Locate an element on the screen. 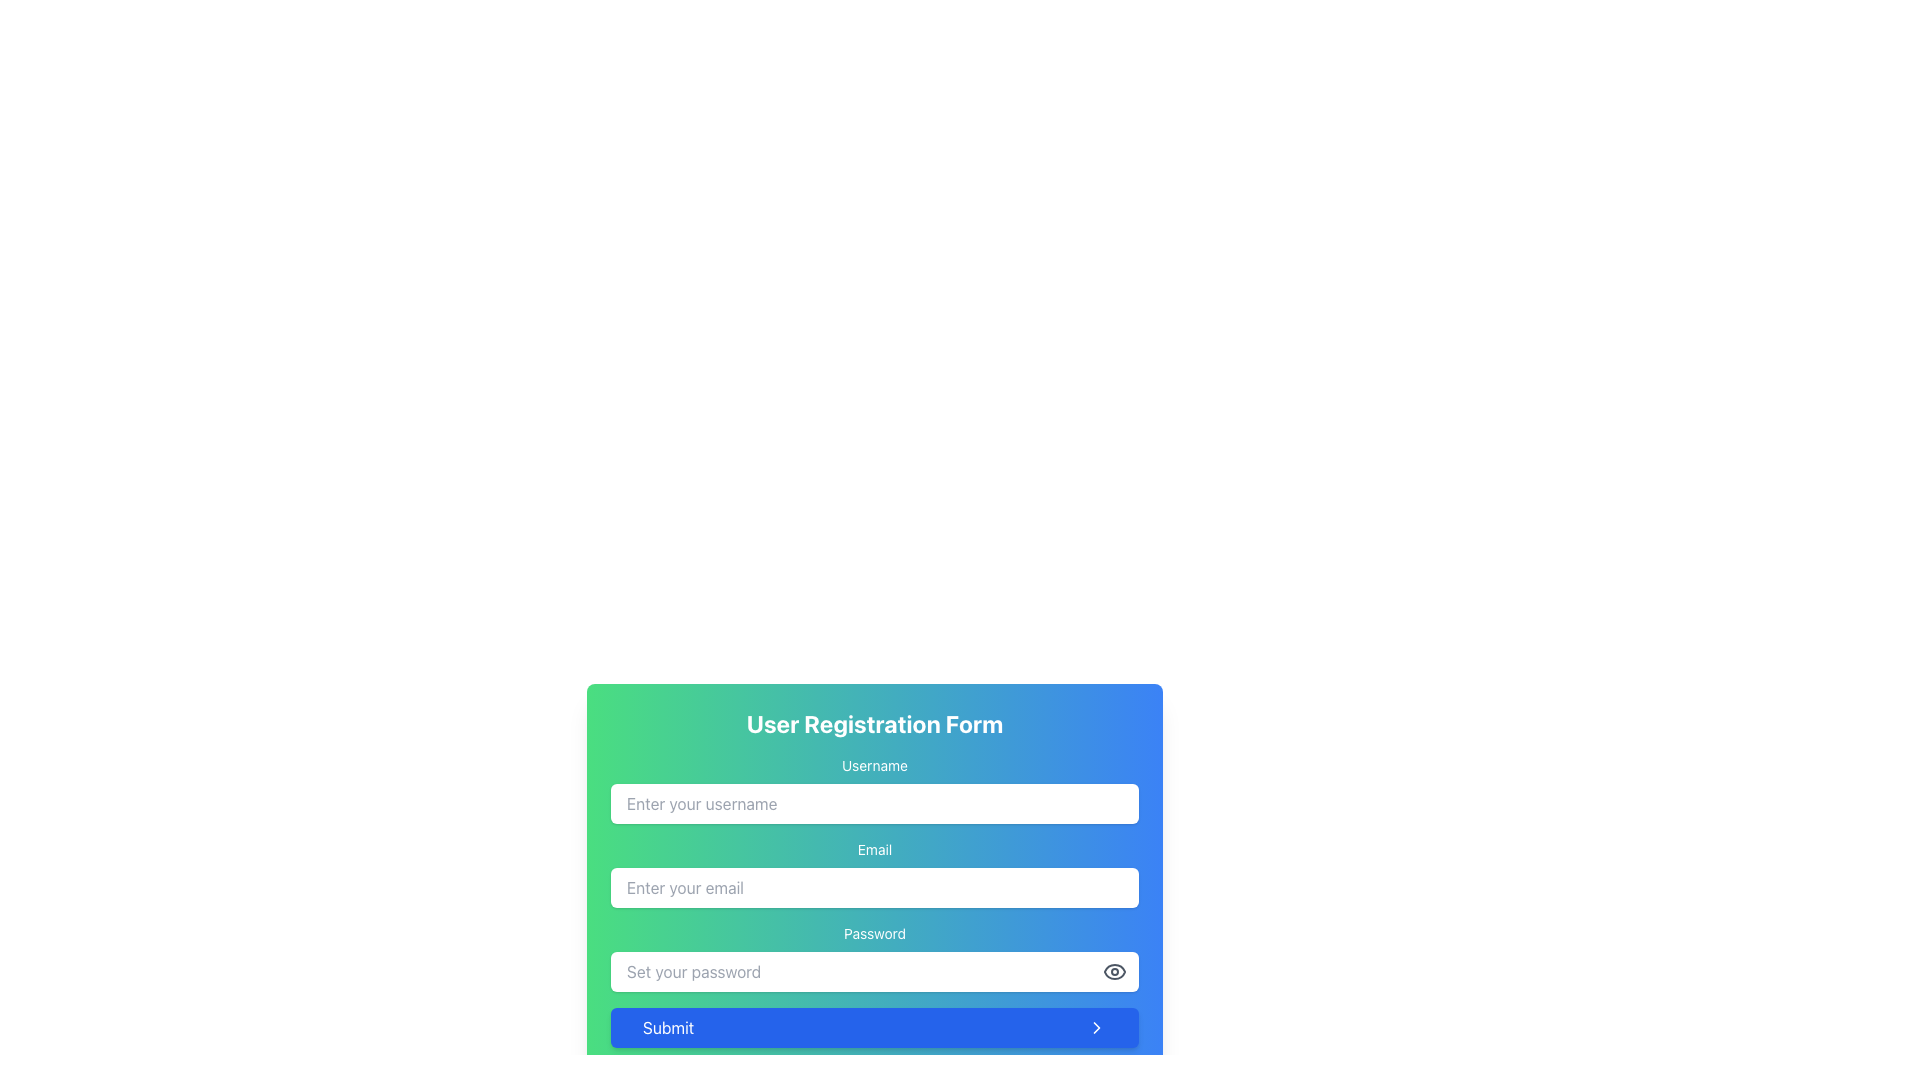  the right-facing chevron icon located at the bottom-right corner of the user interface, immediately to the right of the 'Submit' button is located at coordinates (1096, 1028).